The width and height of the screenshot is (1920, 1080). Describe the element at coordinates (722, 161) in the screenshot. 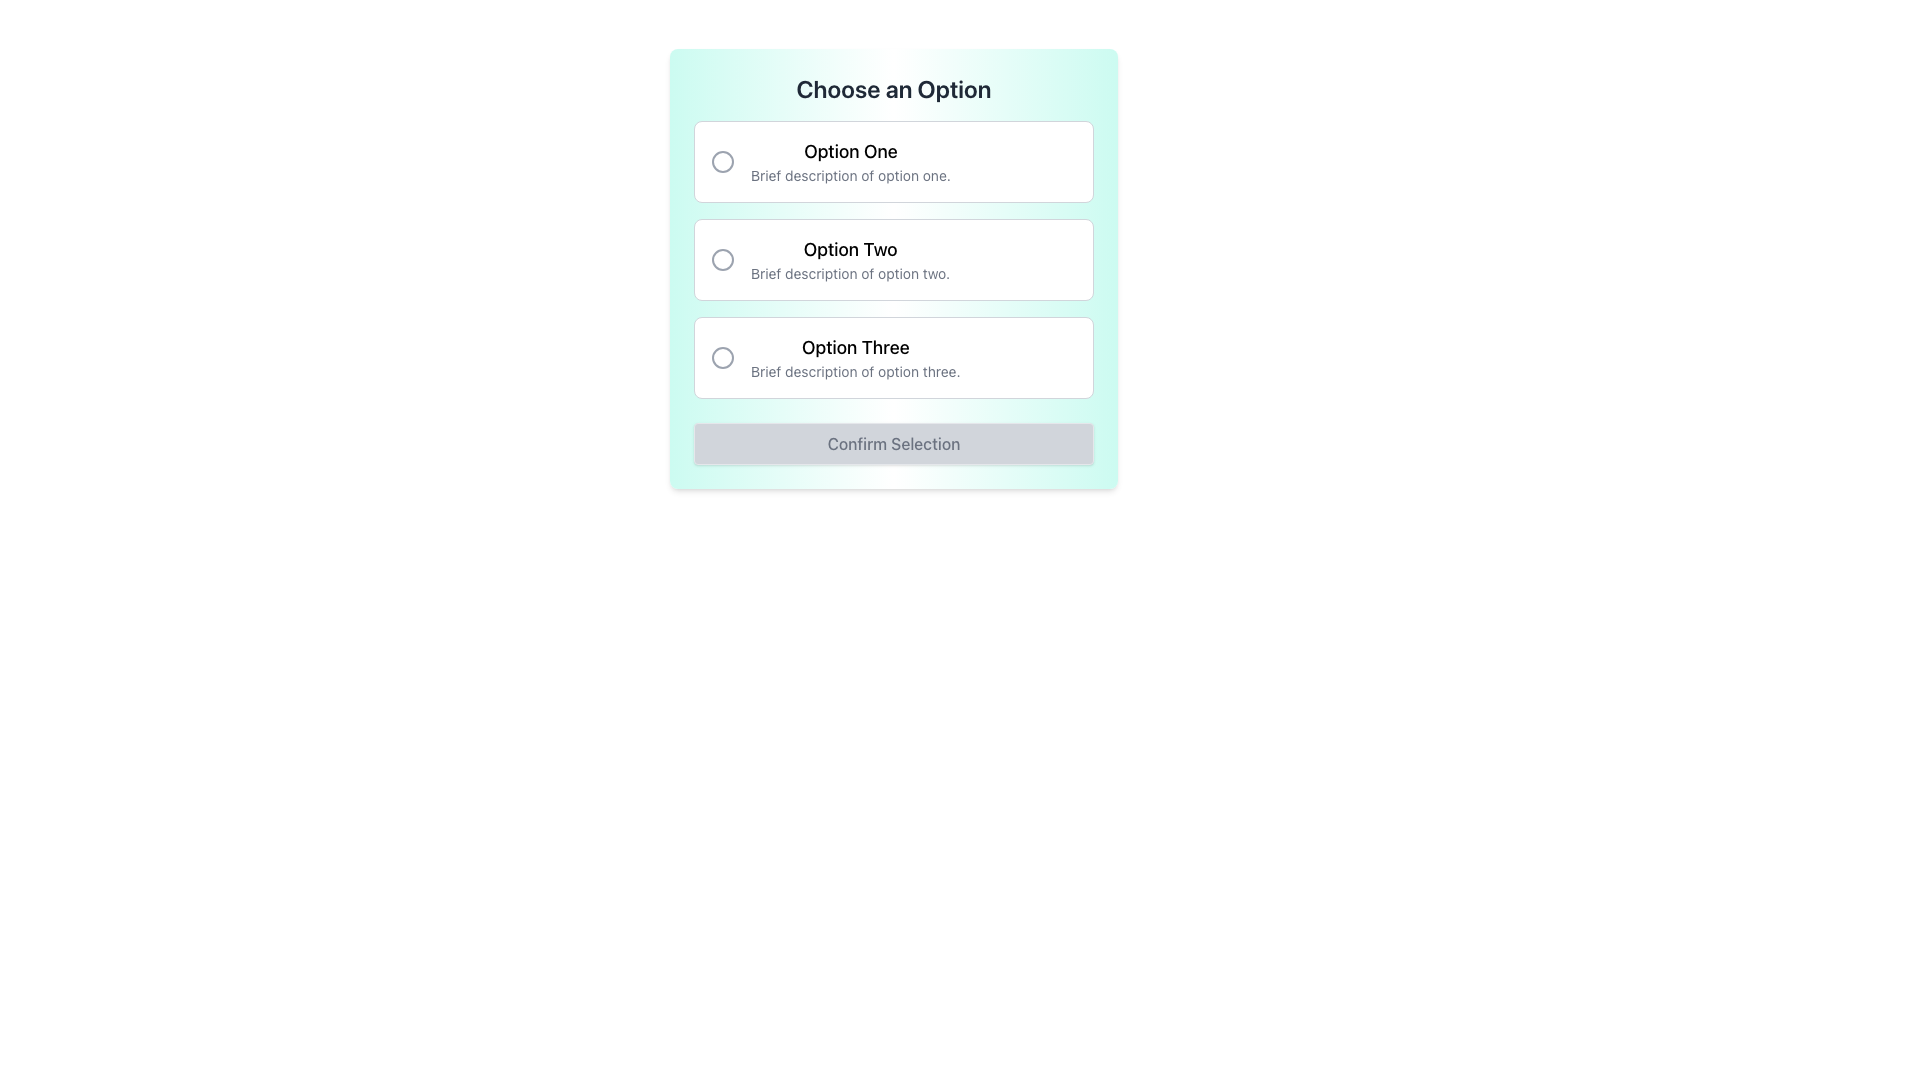

I see `the Radio Button Indicator located on the left-hand side of the card titled 'Option One' in the top card among a set of three cards` at that location.